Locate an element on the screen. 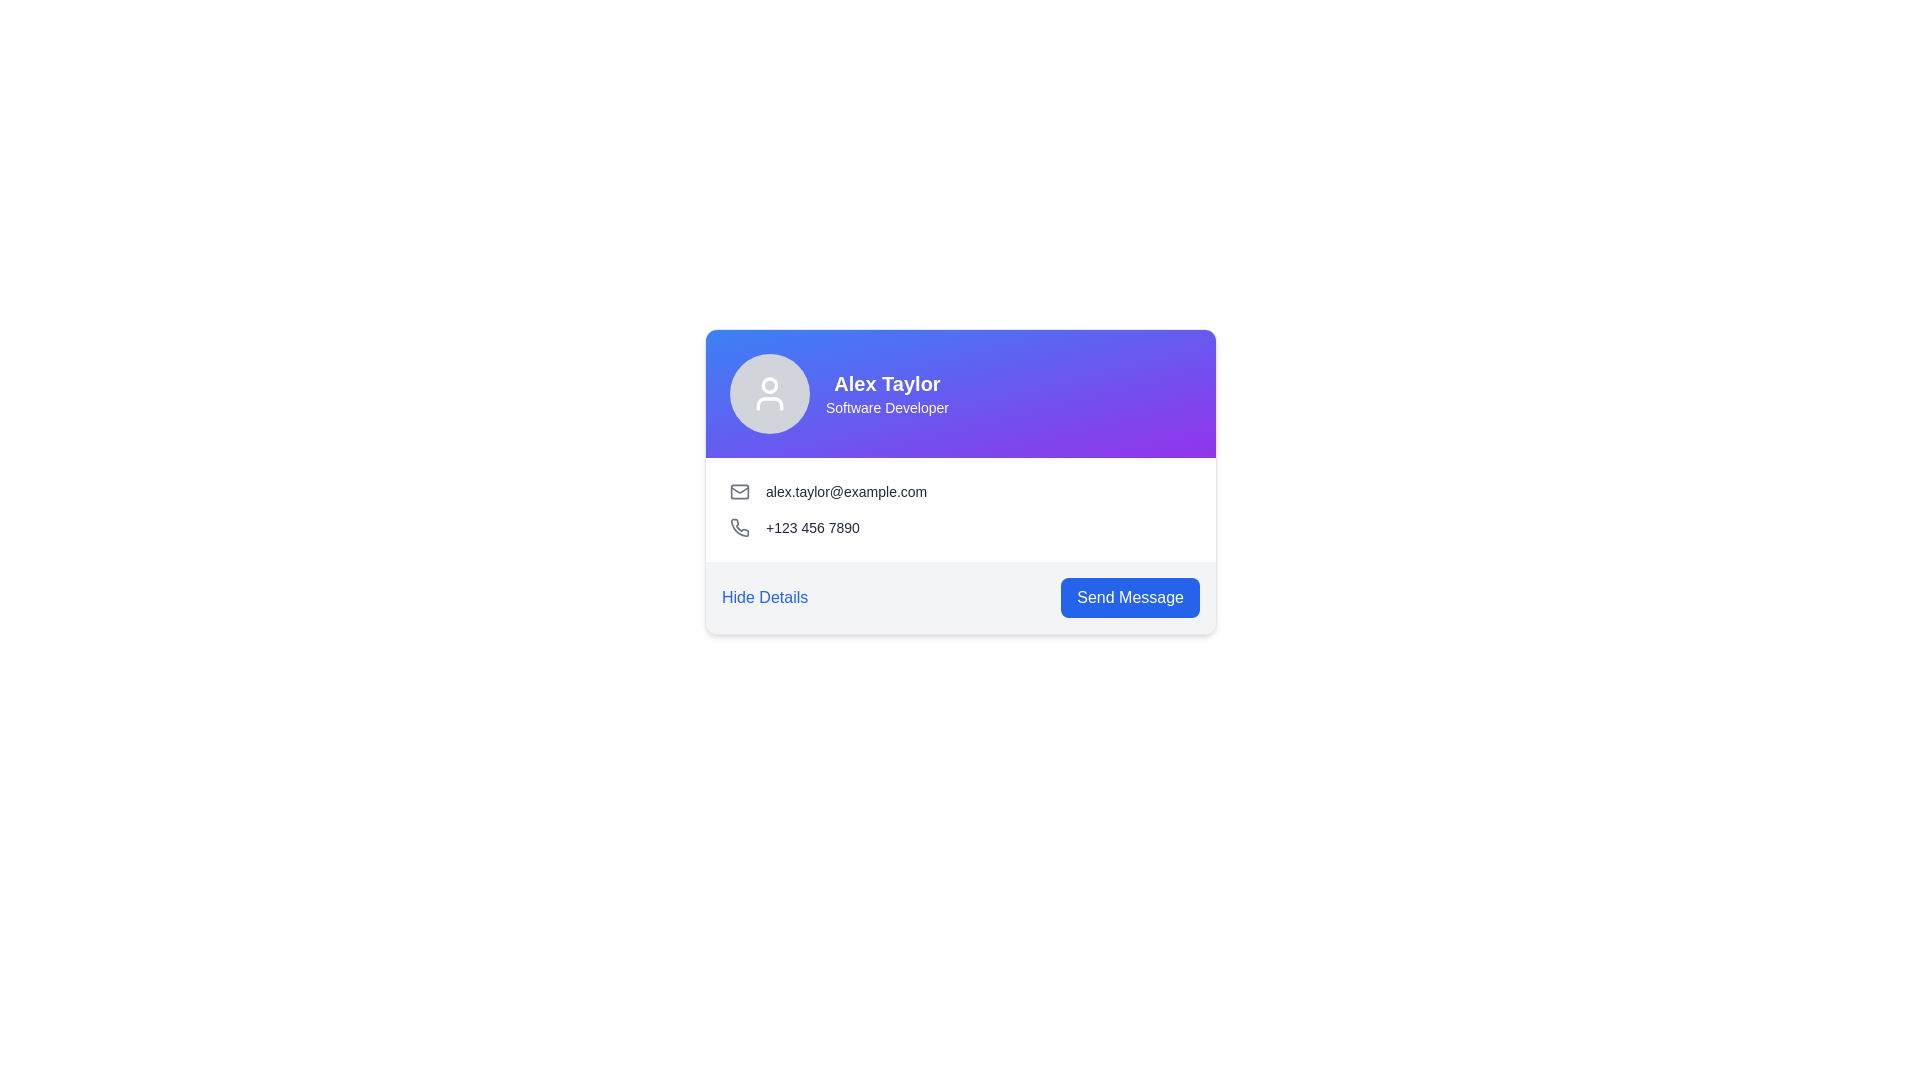  the textual display component showing 'Alex Taylor' and 'Software Developer', located in the top section of the profile card, to the right of the profile picture icon is located at coordinates (886, 393).